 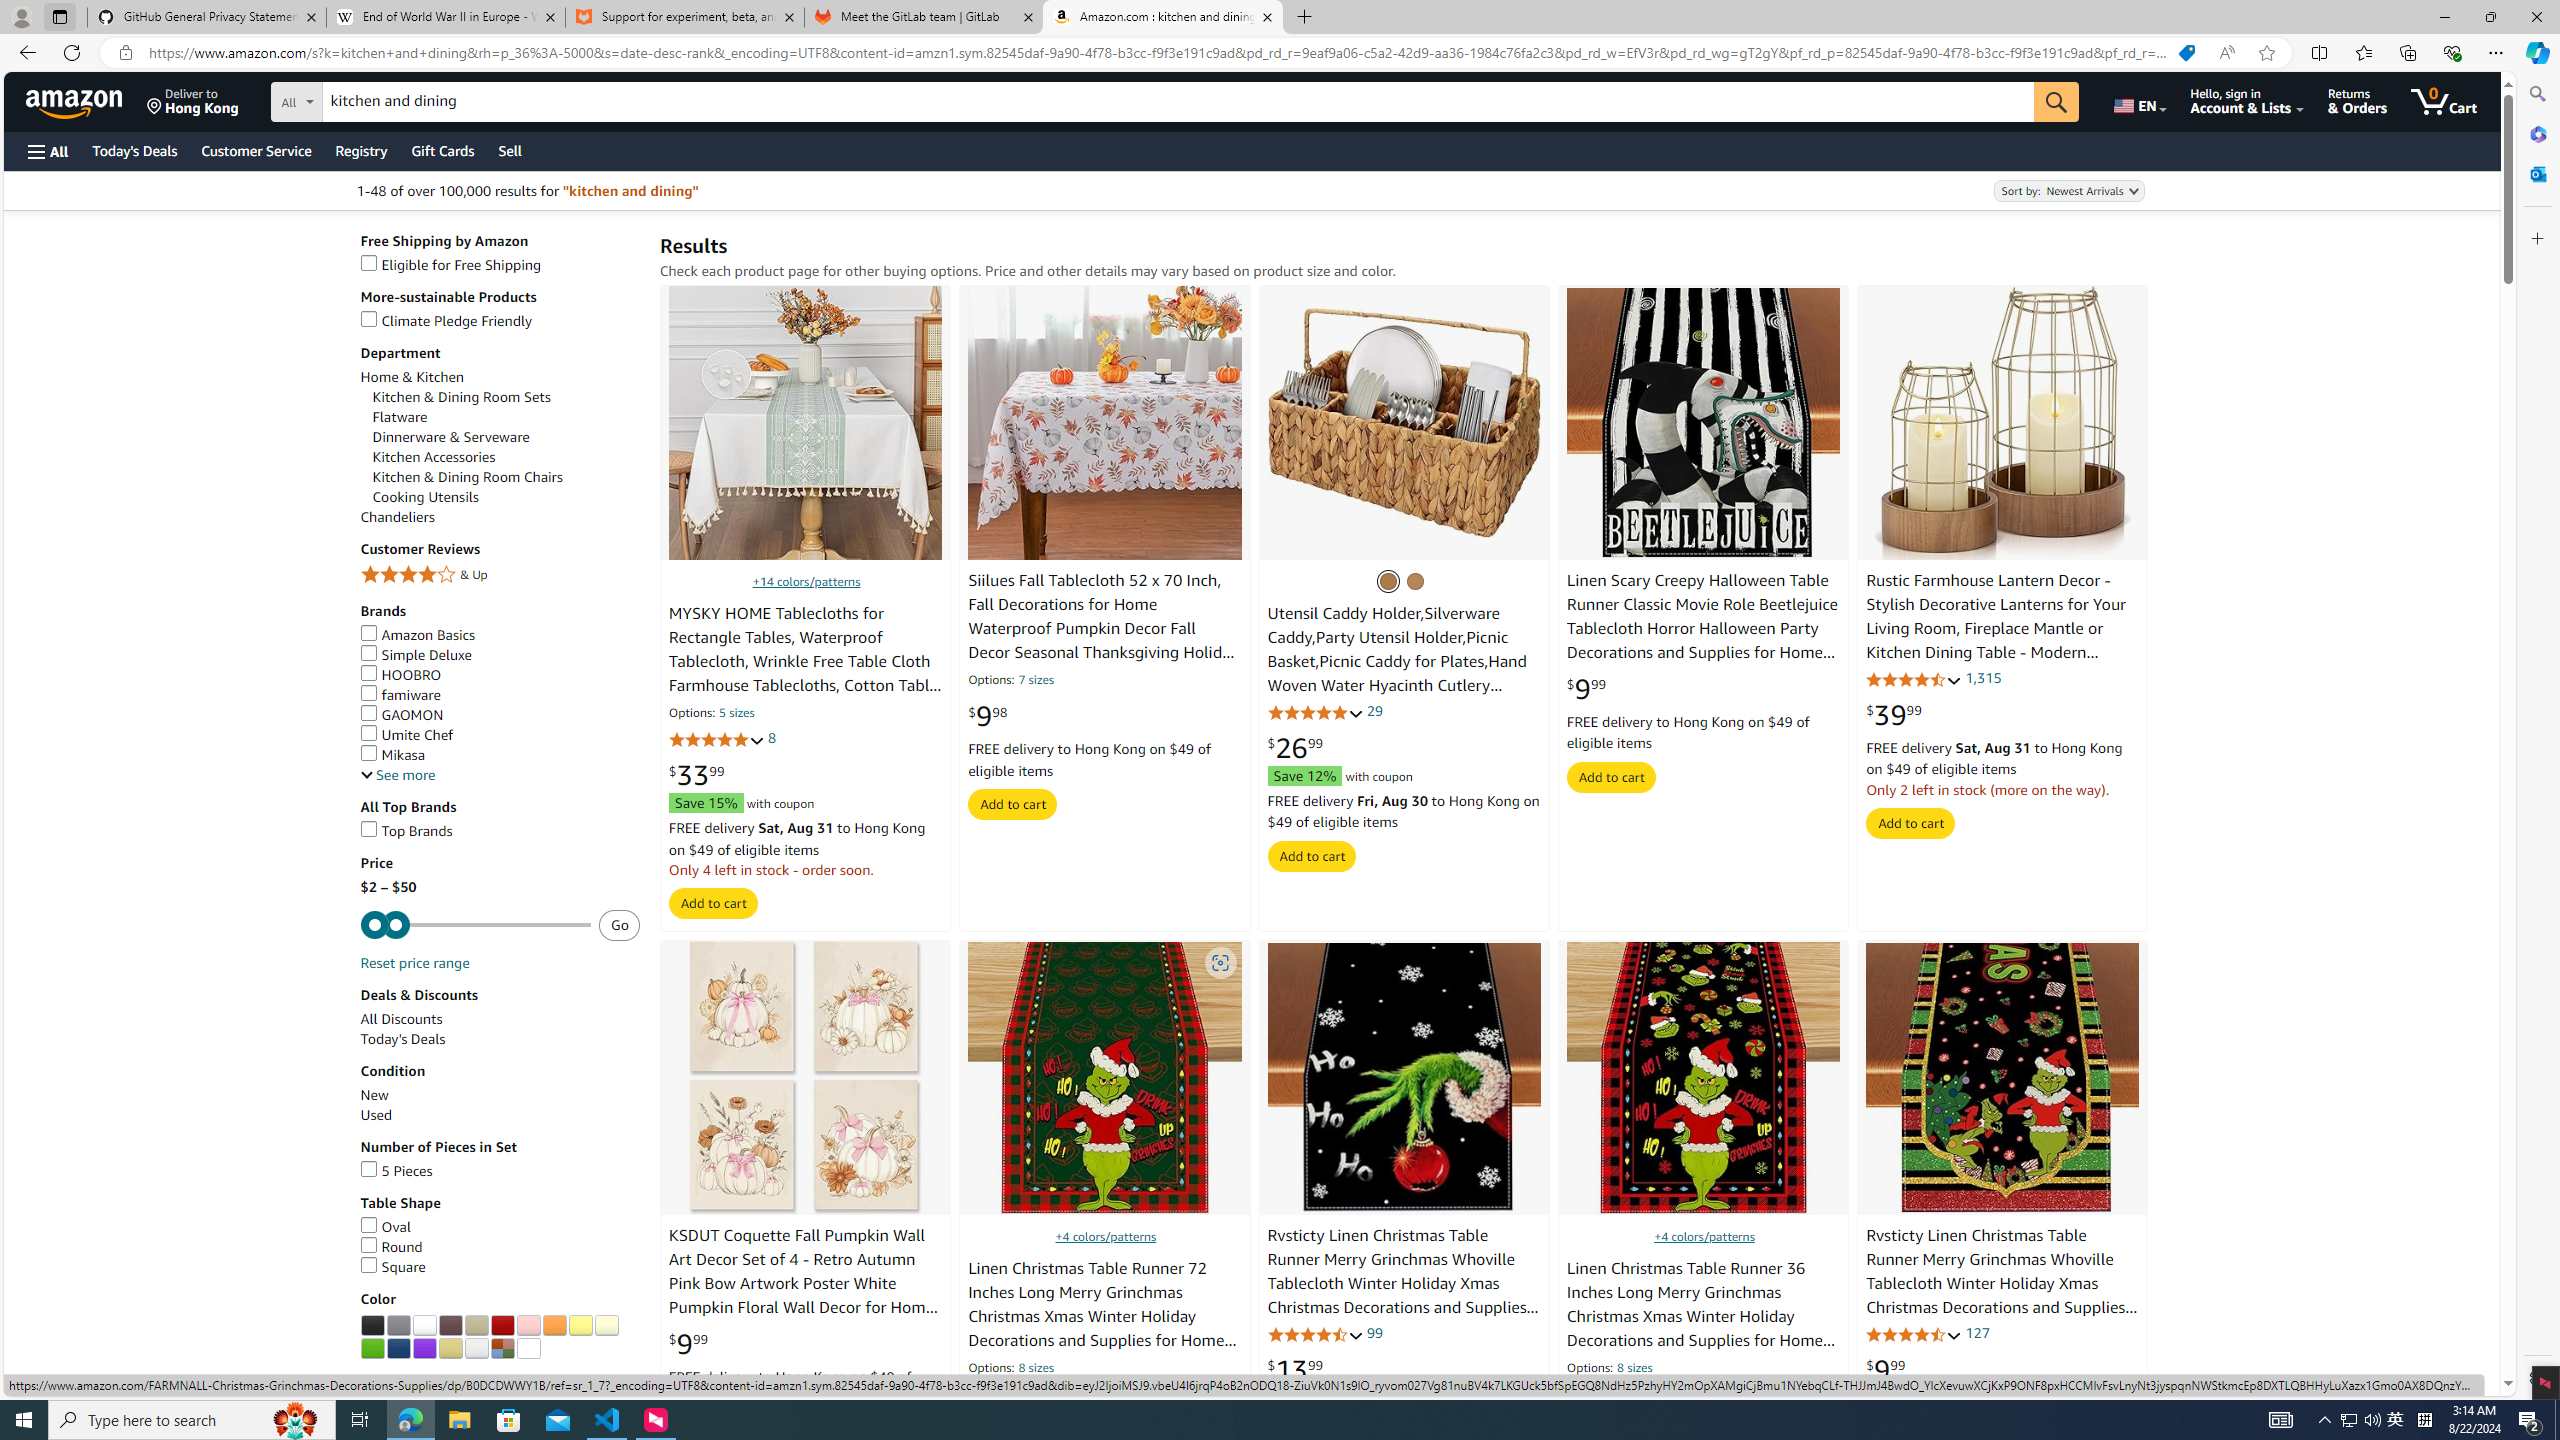 I want to click on 'AutomationID: p_n_feature_twenty_browse-bin/3254110011', so click(x=423, y=1348).